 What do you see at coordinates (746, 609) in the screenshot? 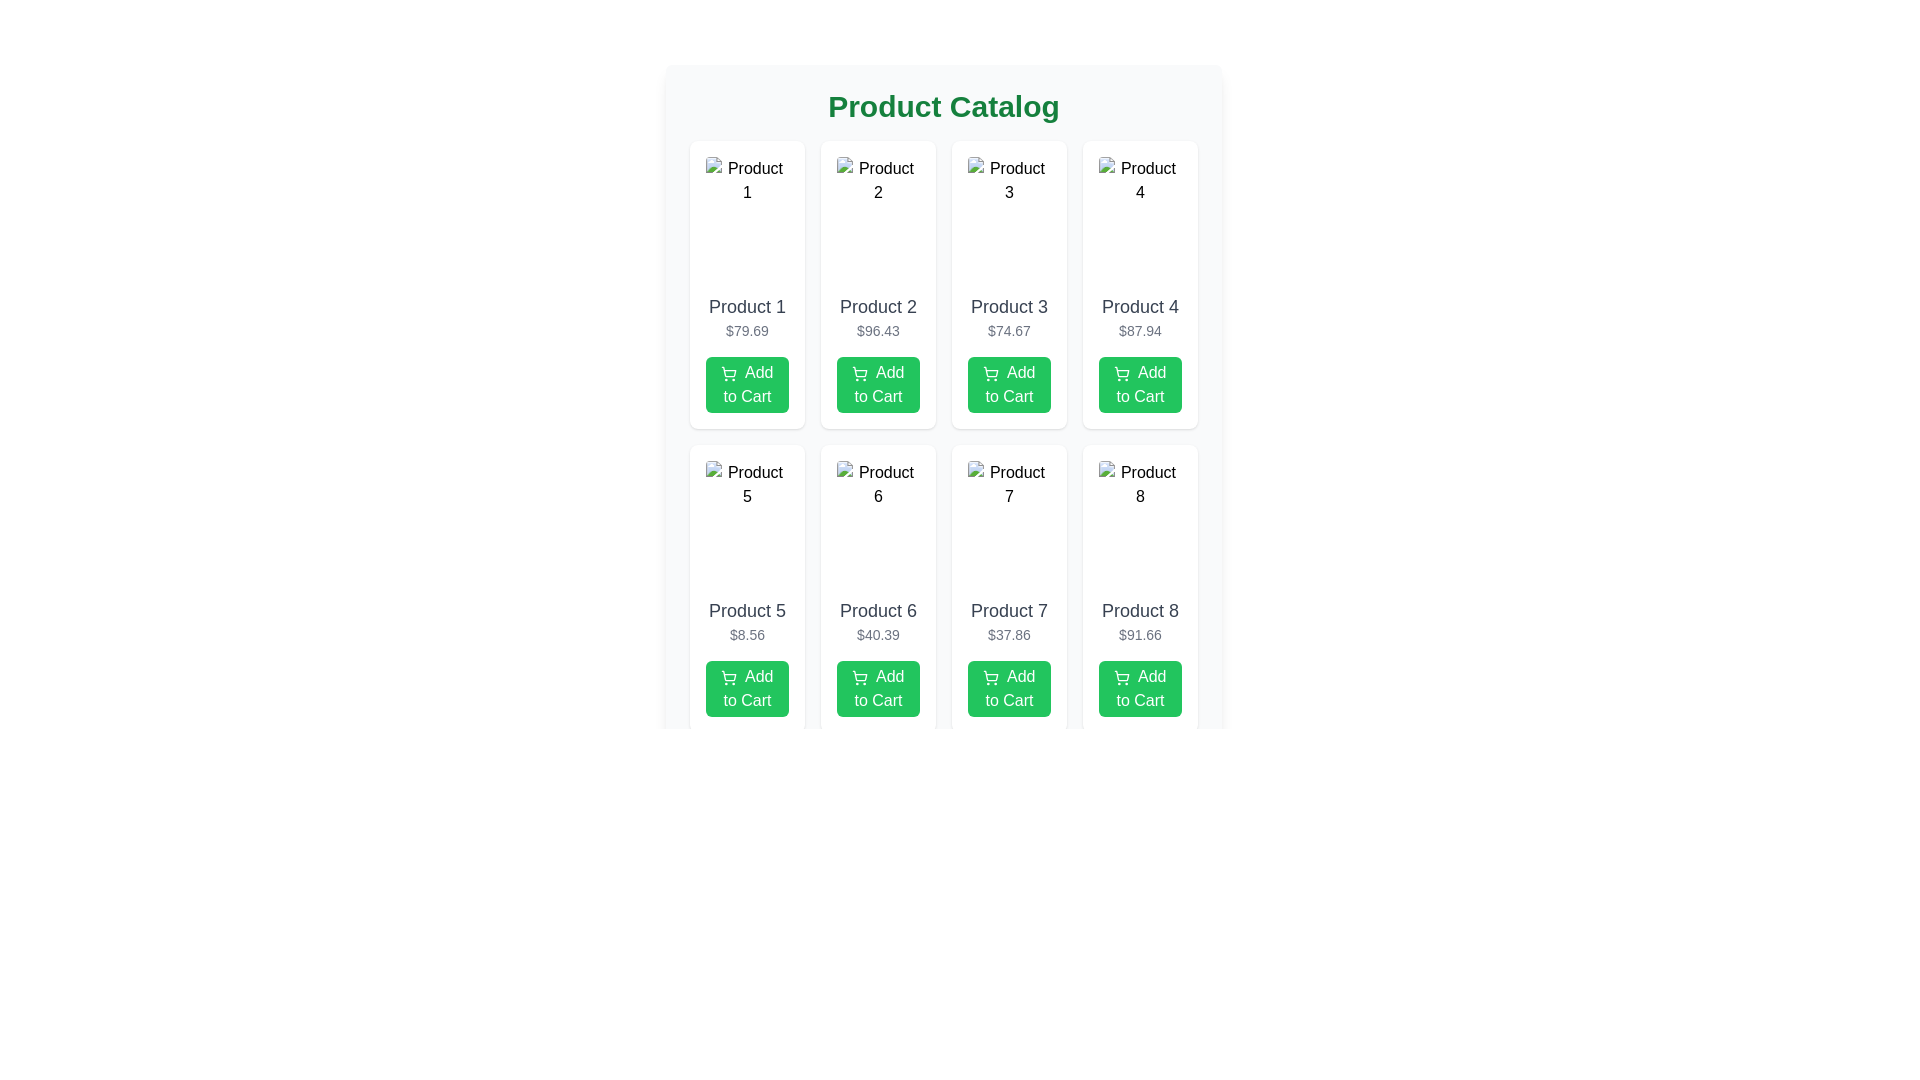
I see `the text label displaying 'Product 5', which is styled in a medium-sized, gray font and positioned within the fifth product card of a 4x2 grid layout` at bounding box center [746, 609].